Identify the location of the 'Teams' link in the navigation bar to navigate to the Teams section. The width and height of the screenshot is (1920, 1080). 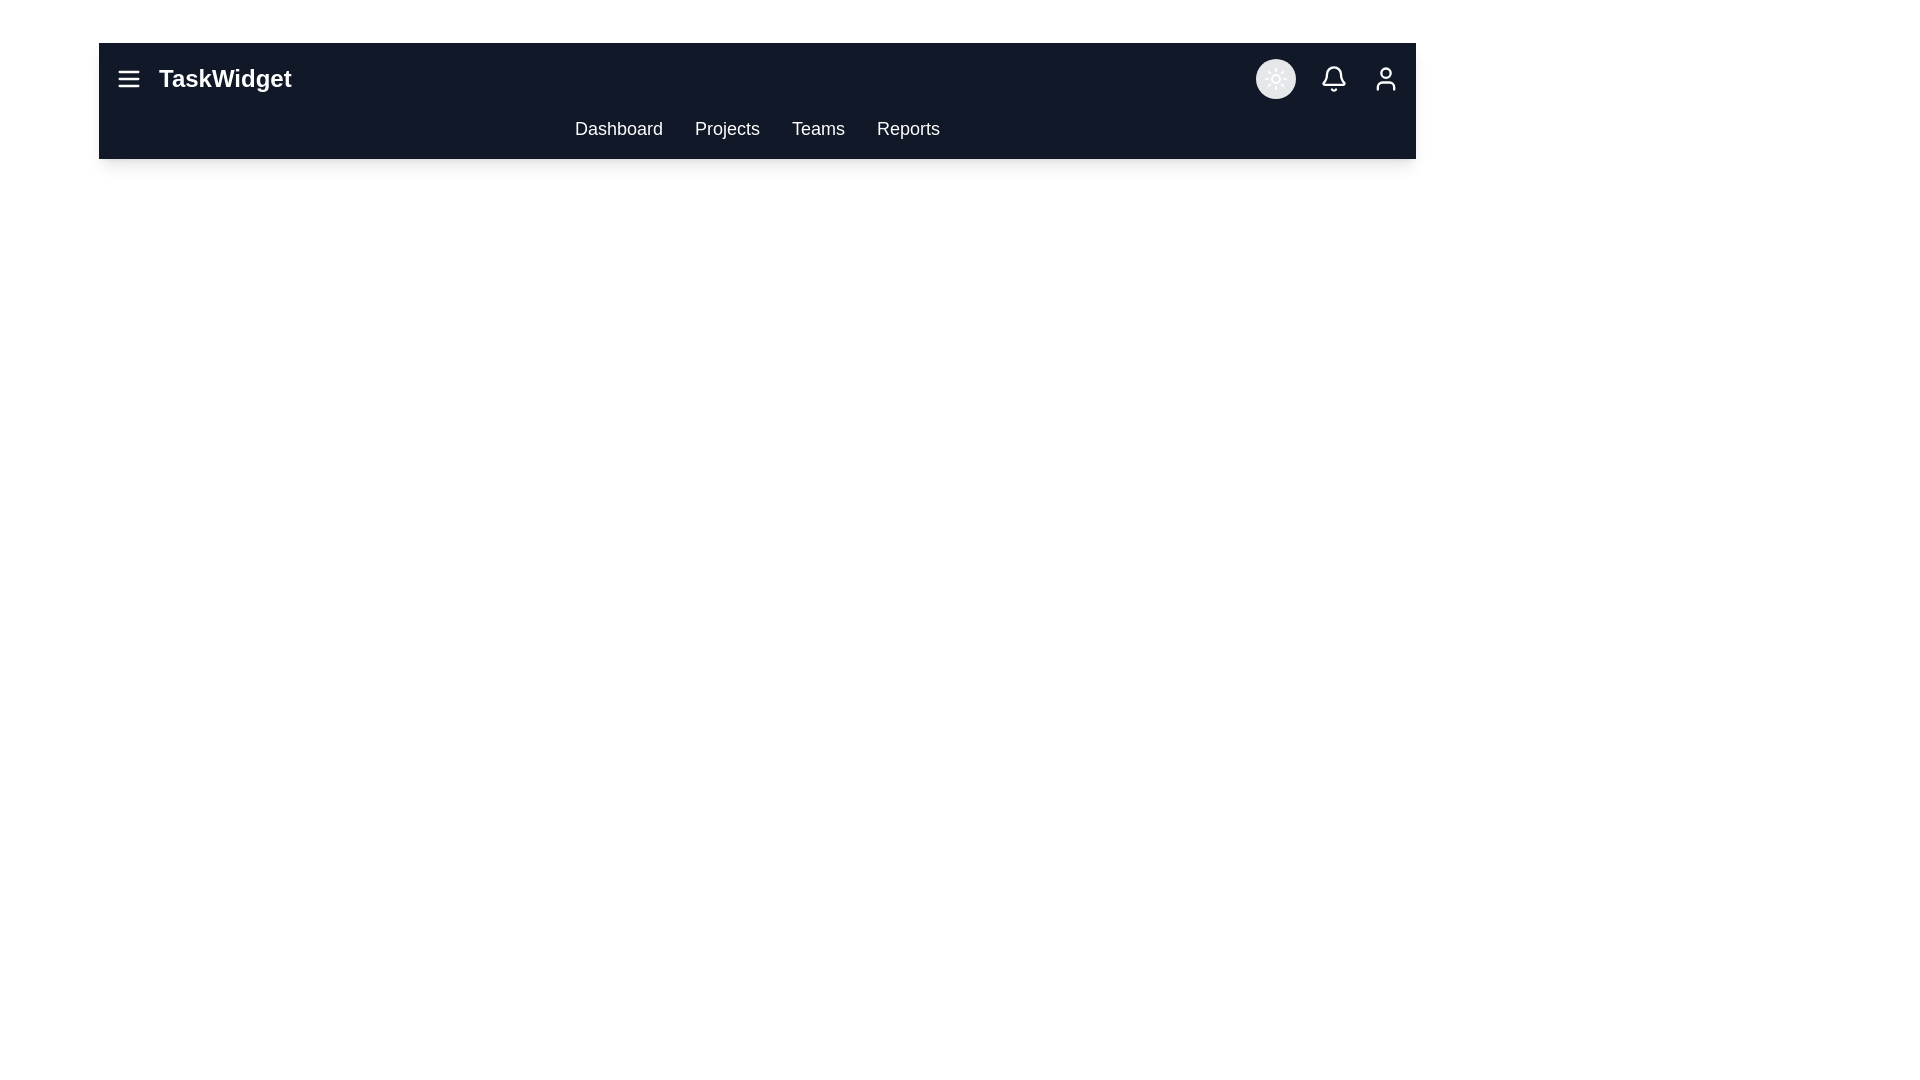
(817, 128).